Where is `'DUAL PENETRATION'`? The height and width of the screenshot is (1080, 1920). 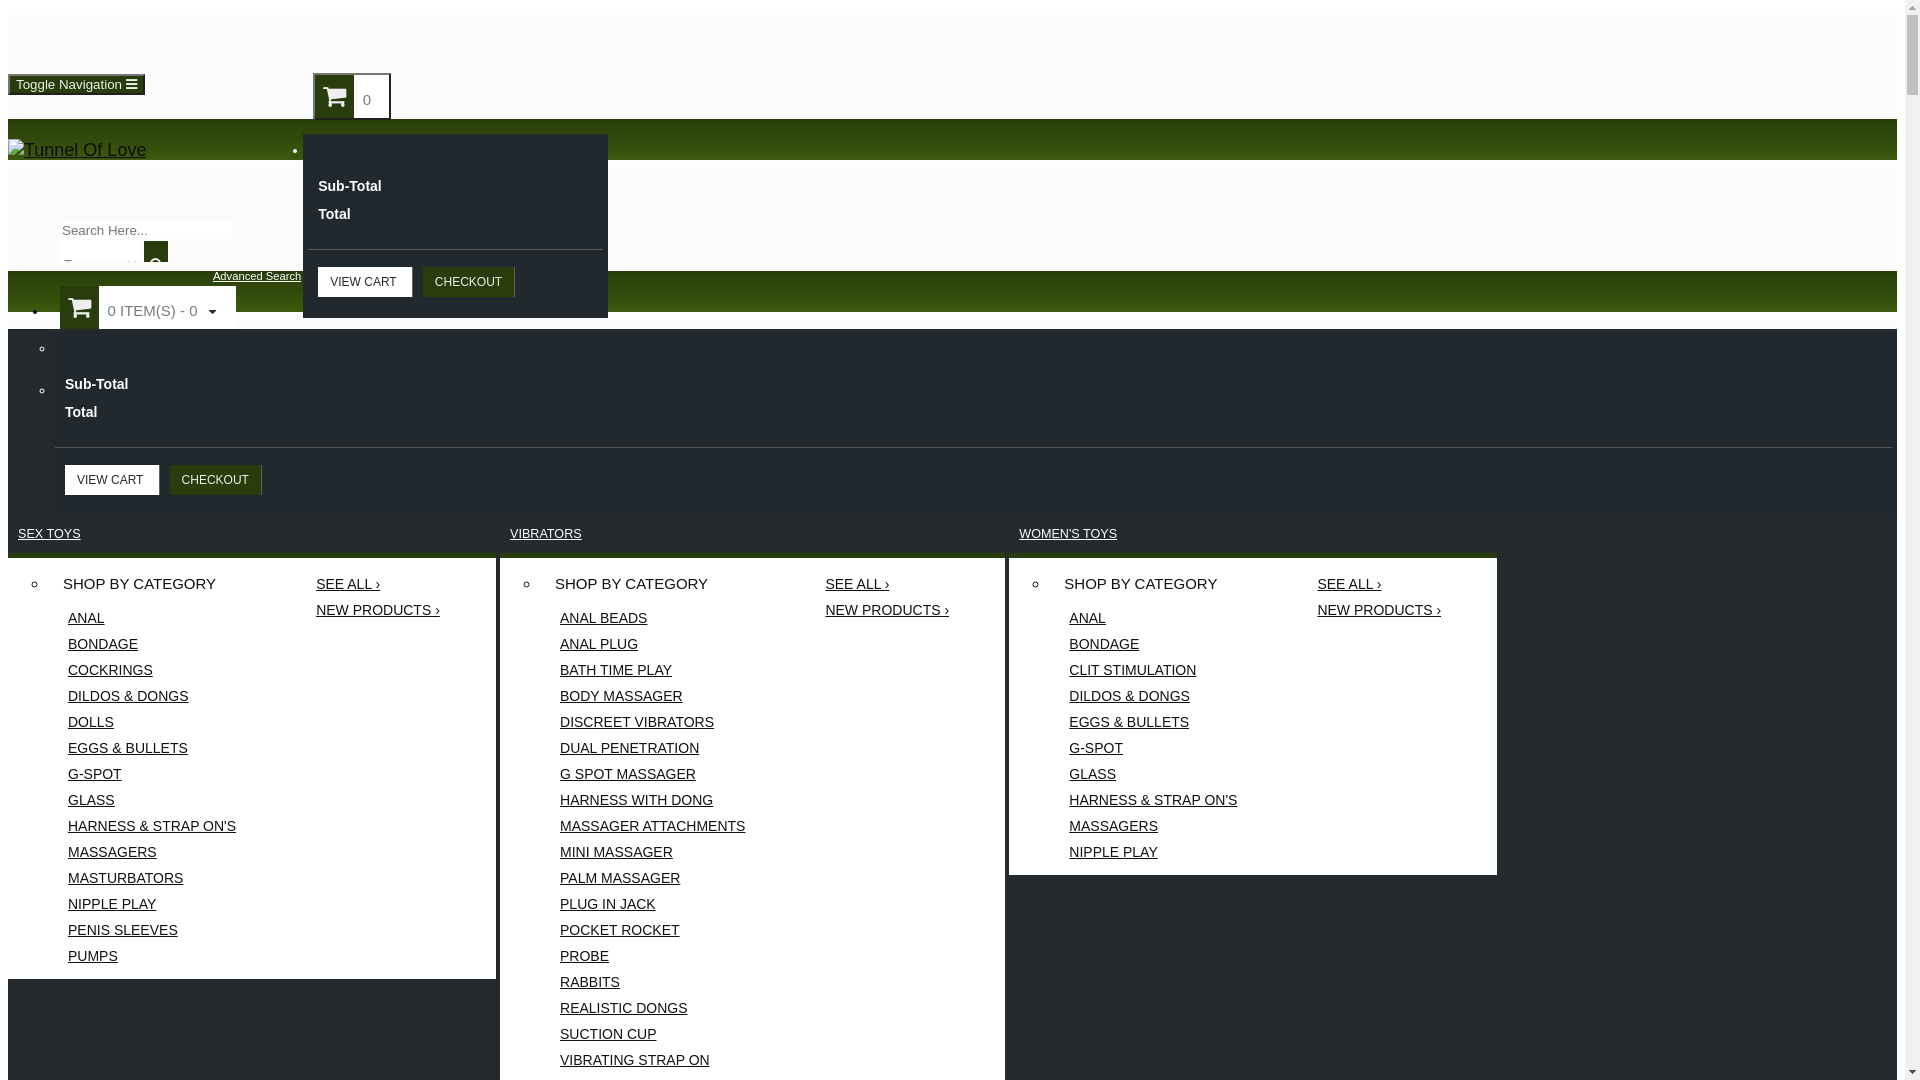 'DUAL PENETRATION' is located at coordinates (652, 748).